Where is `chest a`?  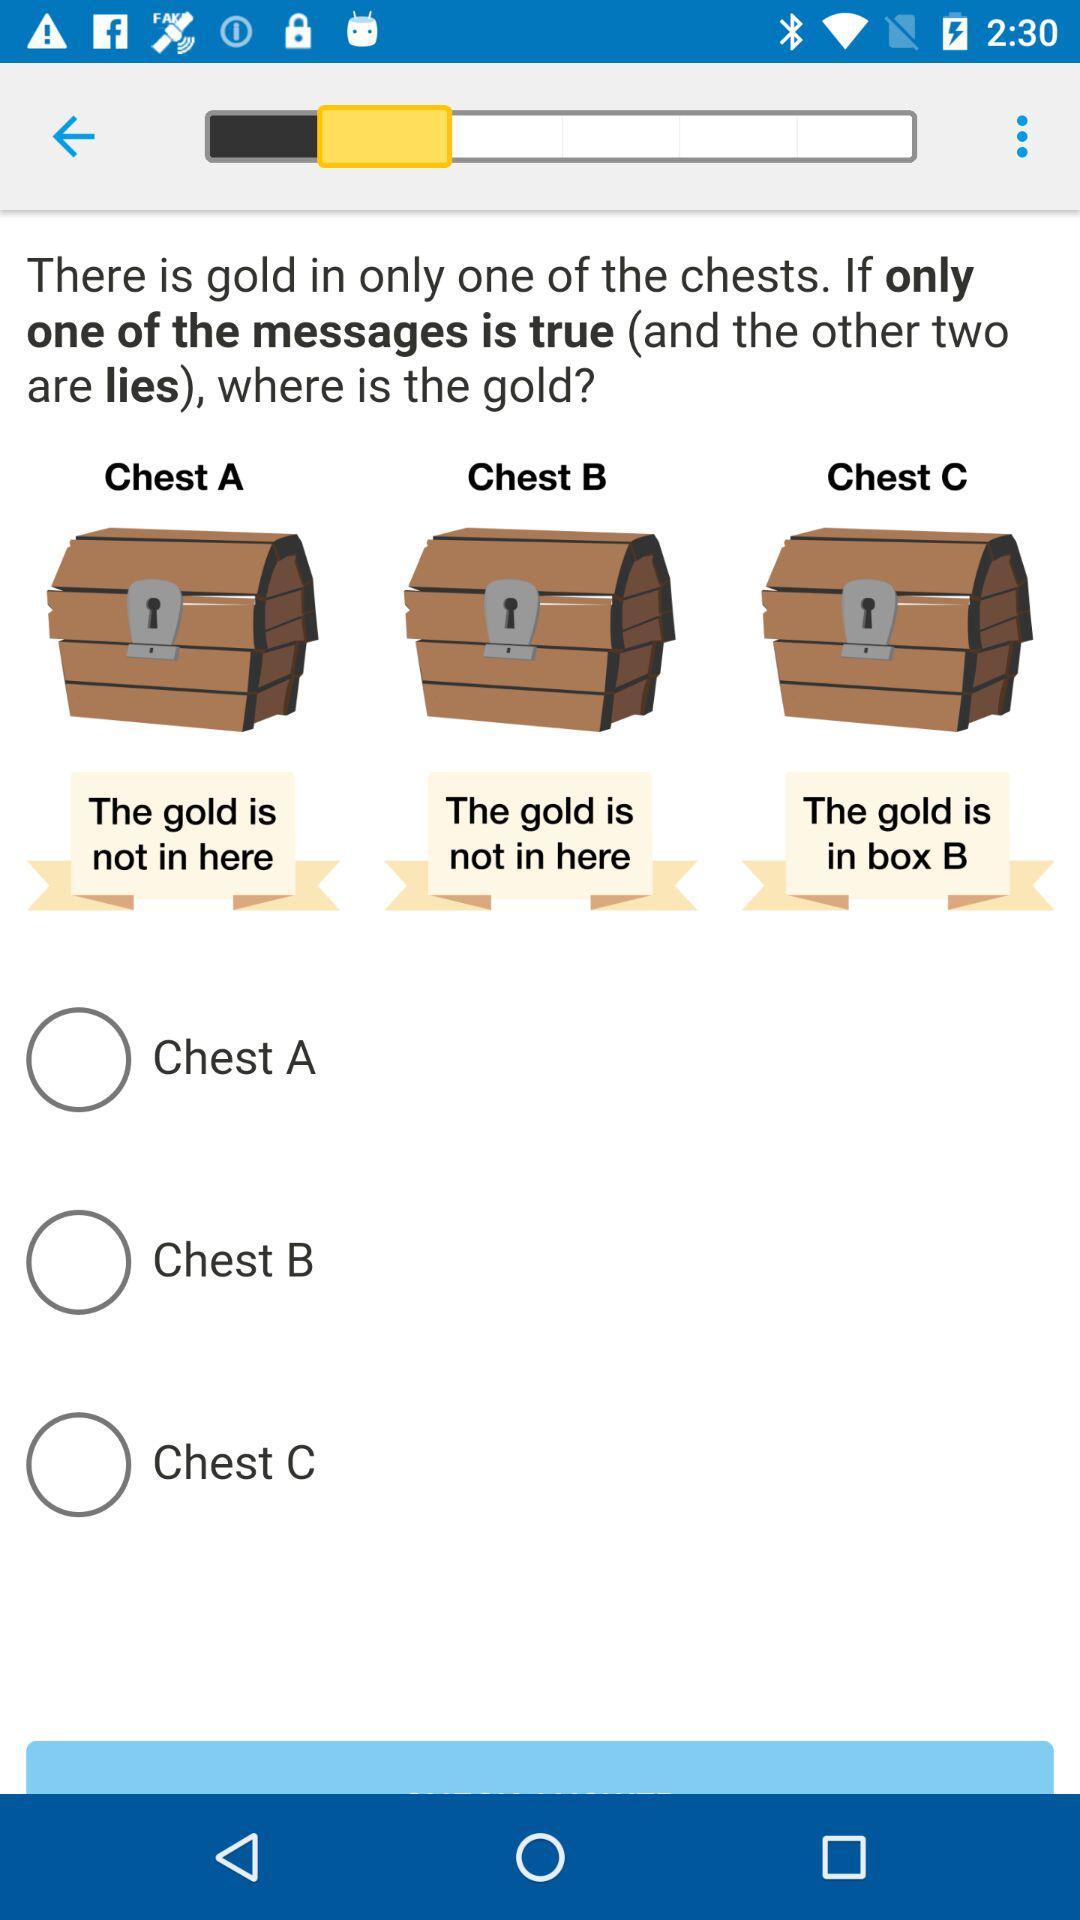
chest a is located at coordinates (601, 1058).